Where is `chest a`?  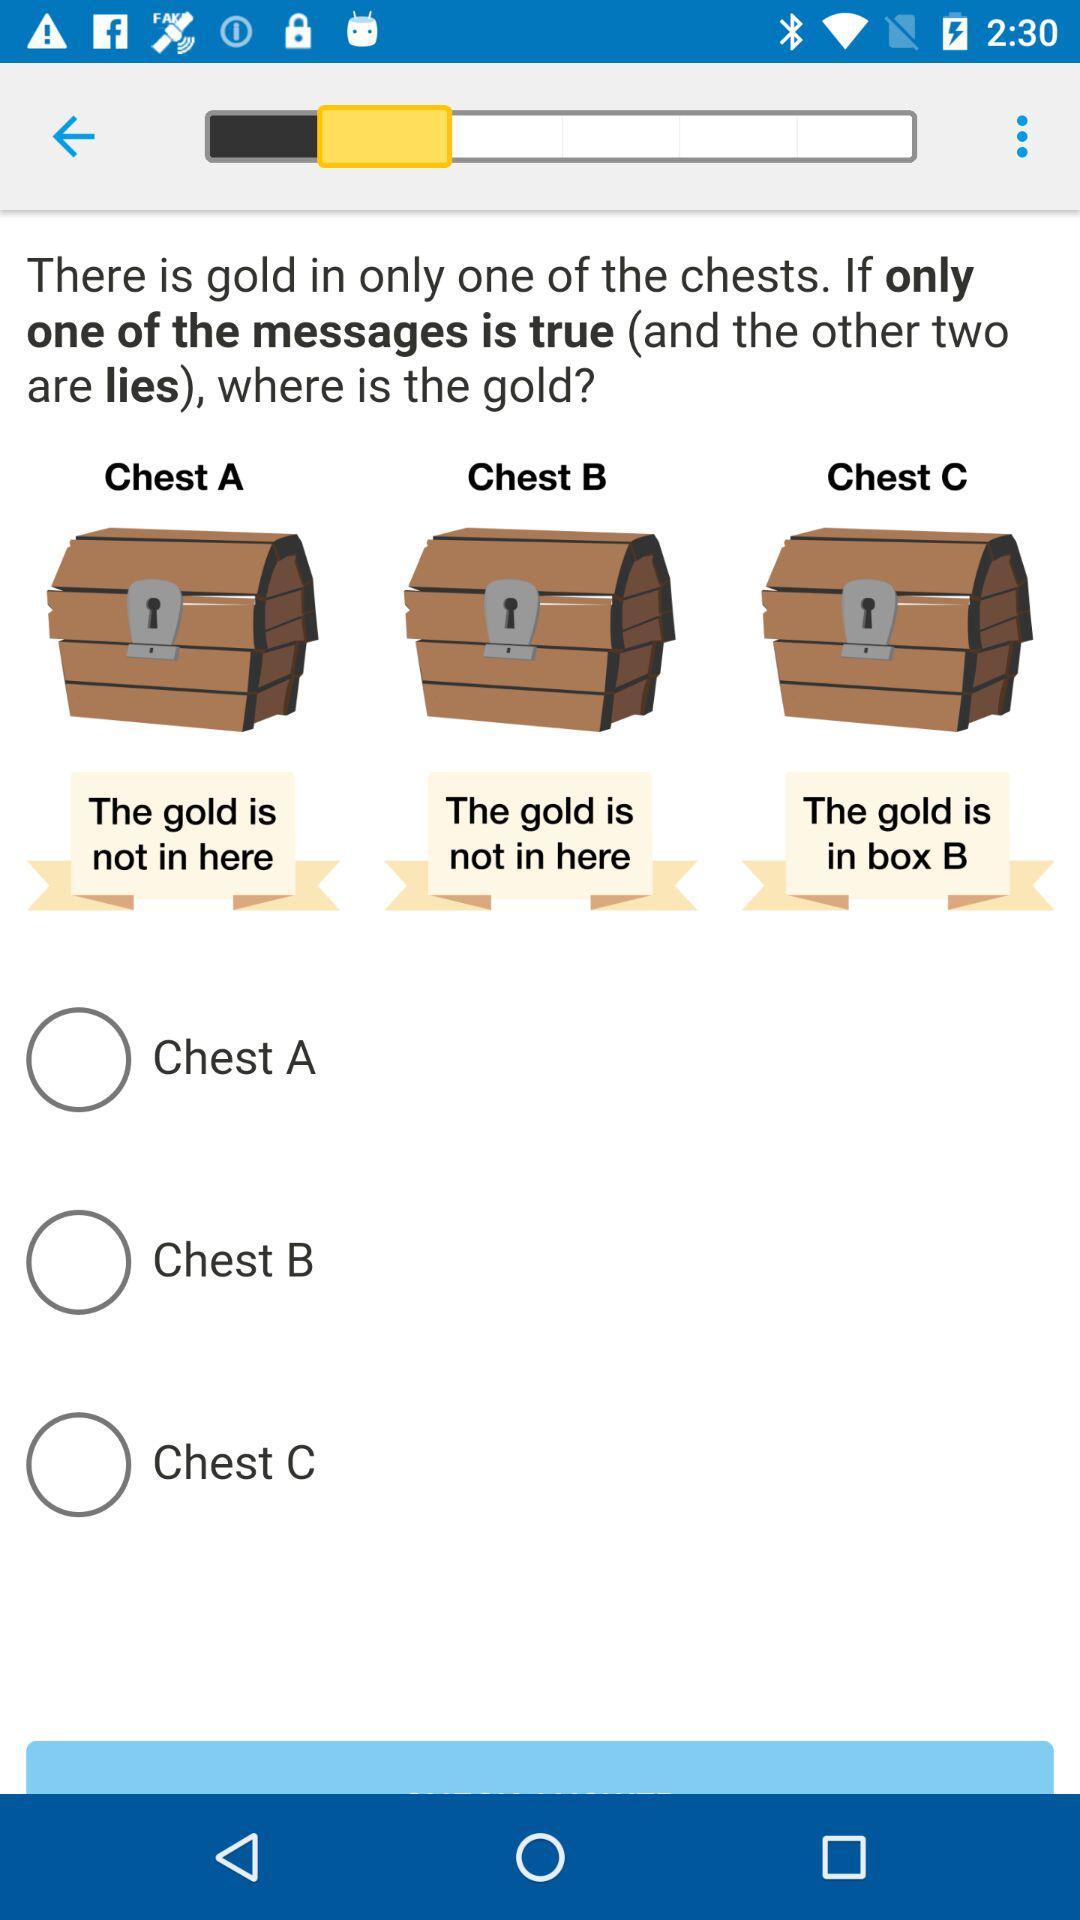
chest a is located at coordinates (601, 1058).